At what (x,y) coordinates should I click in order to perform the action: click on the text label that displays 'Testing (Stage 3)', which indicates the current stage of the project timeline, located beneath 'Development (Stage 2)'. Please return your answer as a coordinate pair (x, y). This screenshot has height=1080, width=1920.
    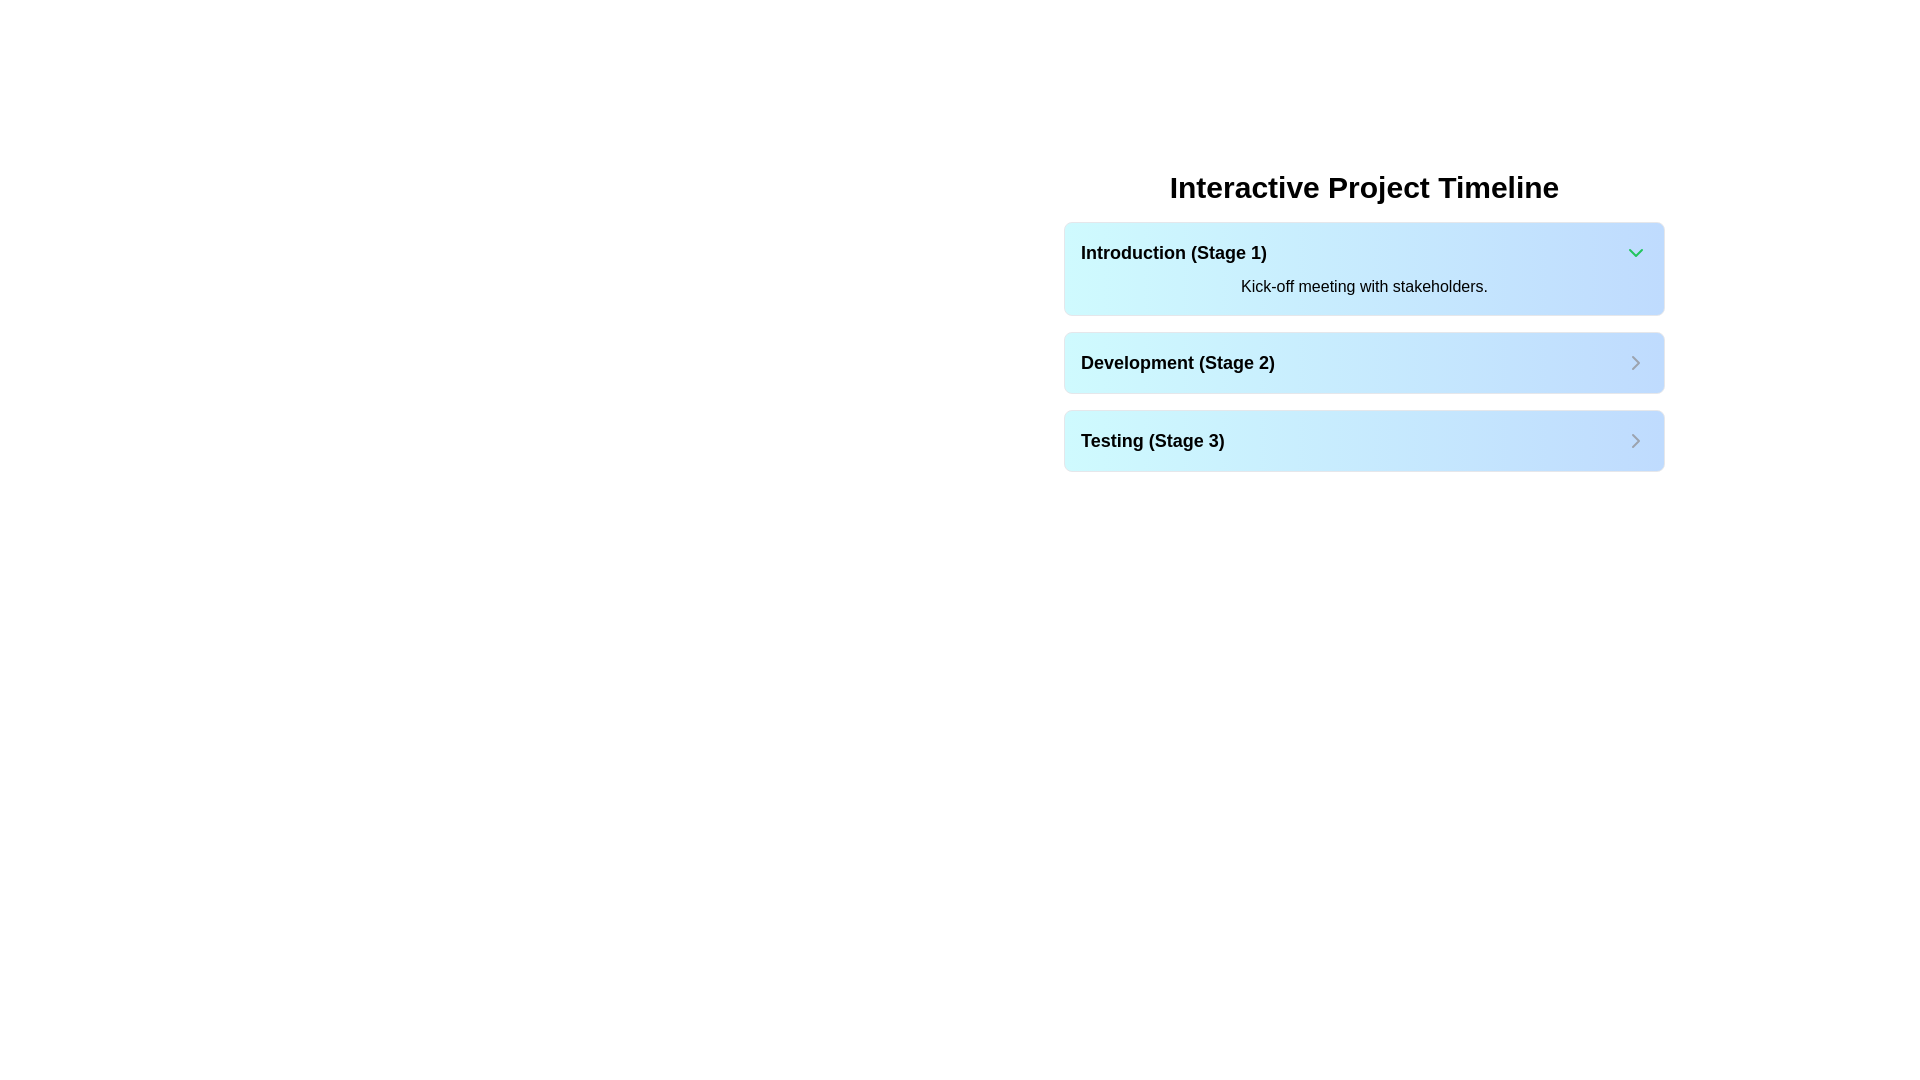
    Looking at the image, I should click on (1152, 439).